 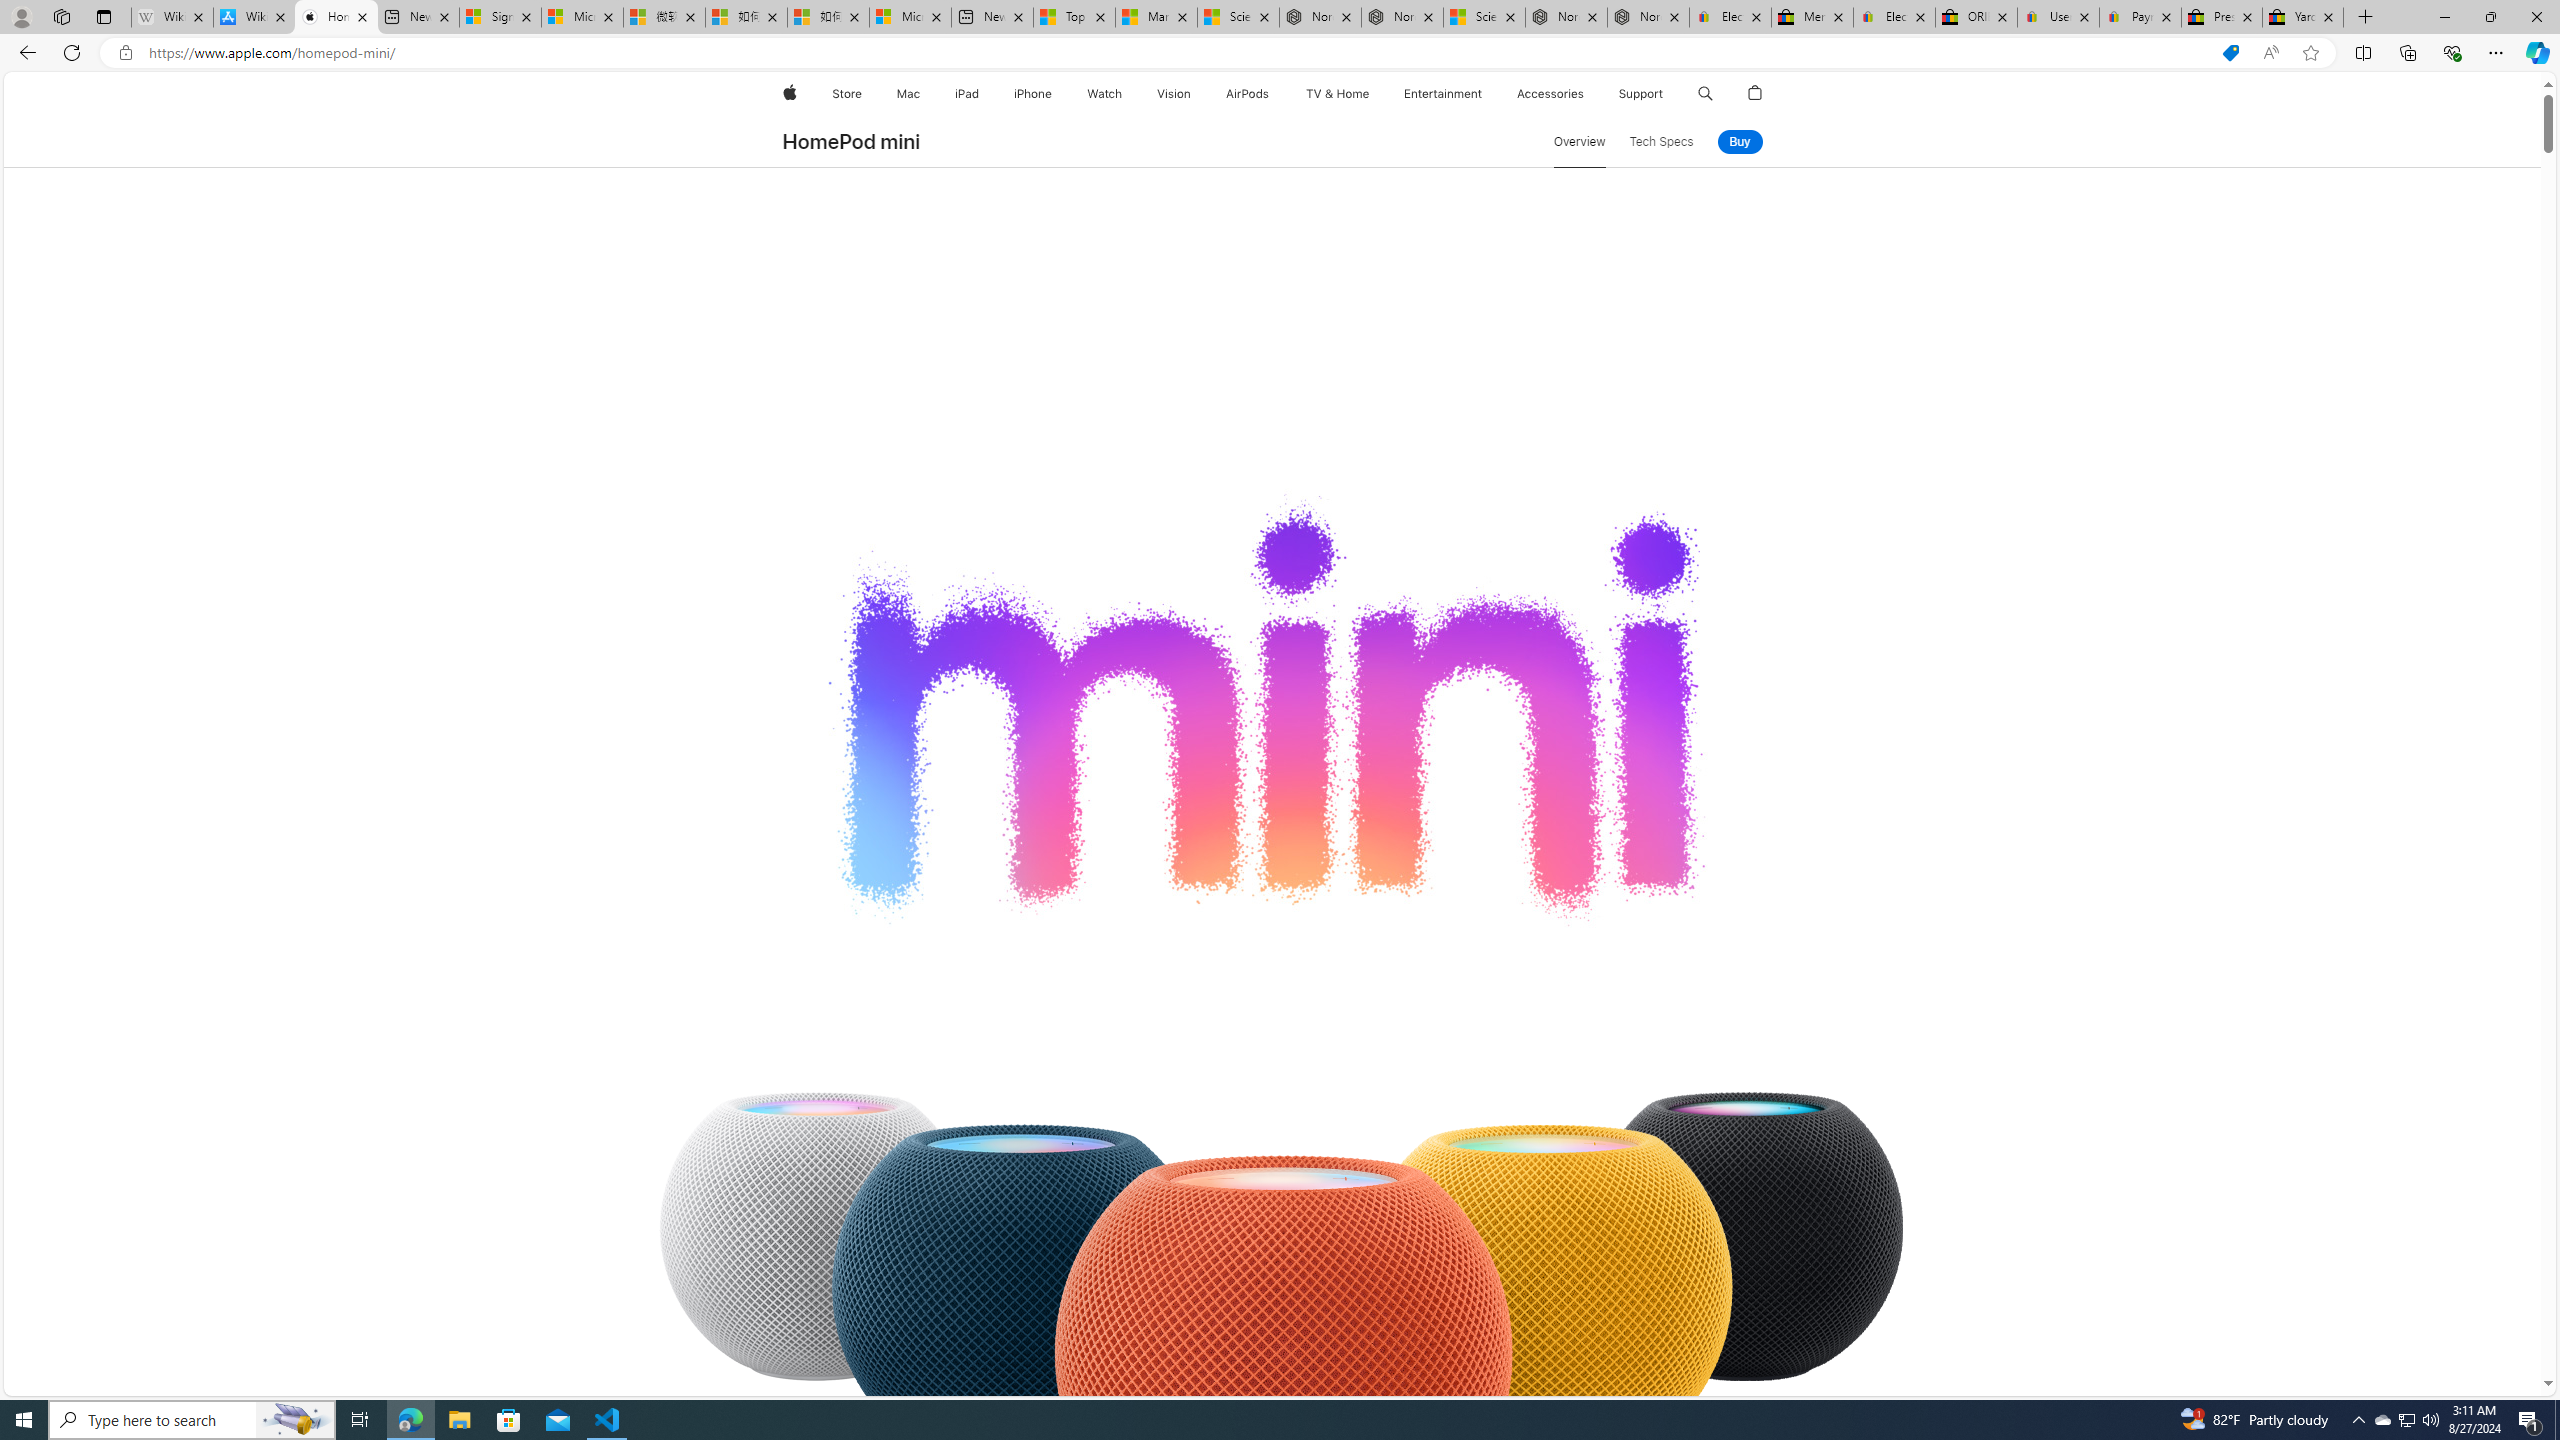 I want to click on 'Marine life - MSN', so click(x=1154, y=16).